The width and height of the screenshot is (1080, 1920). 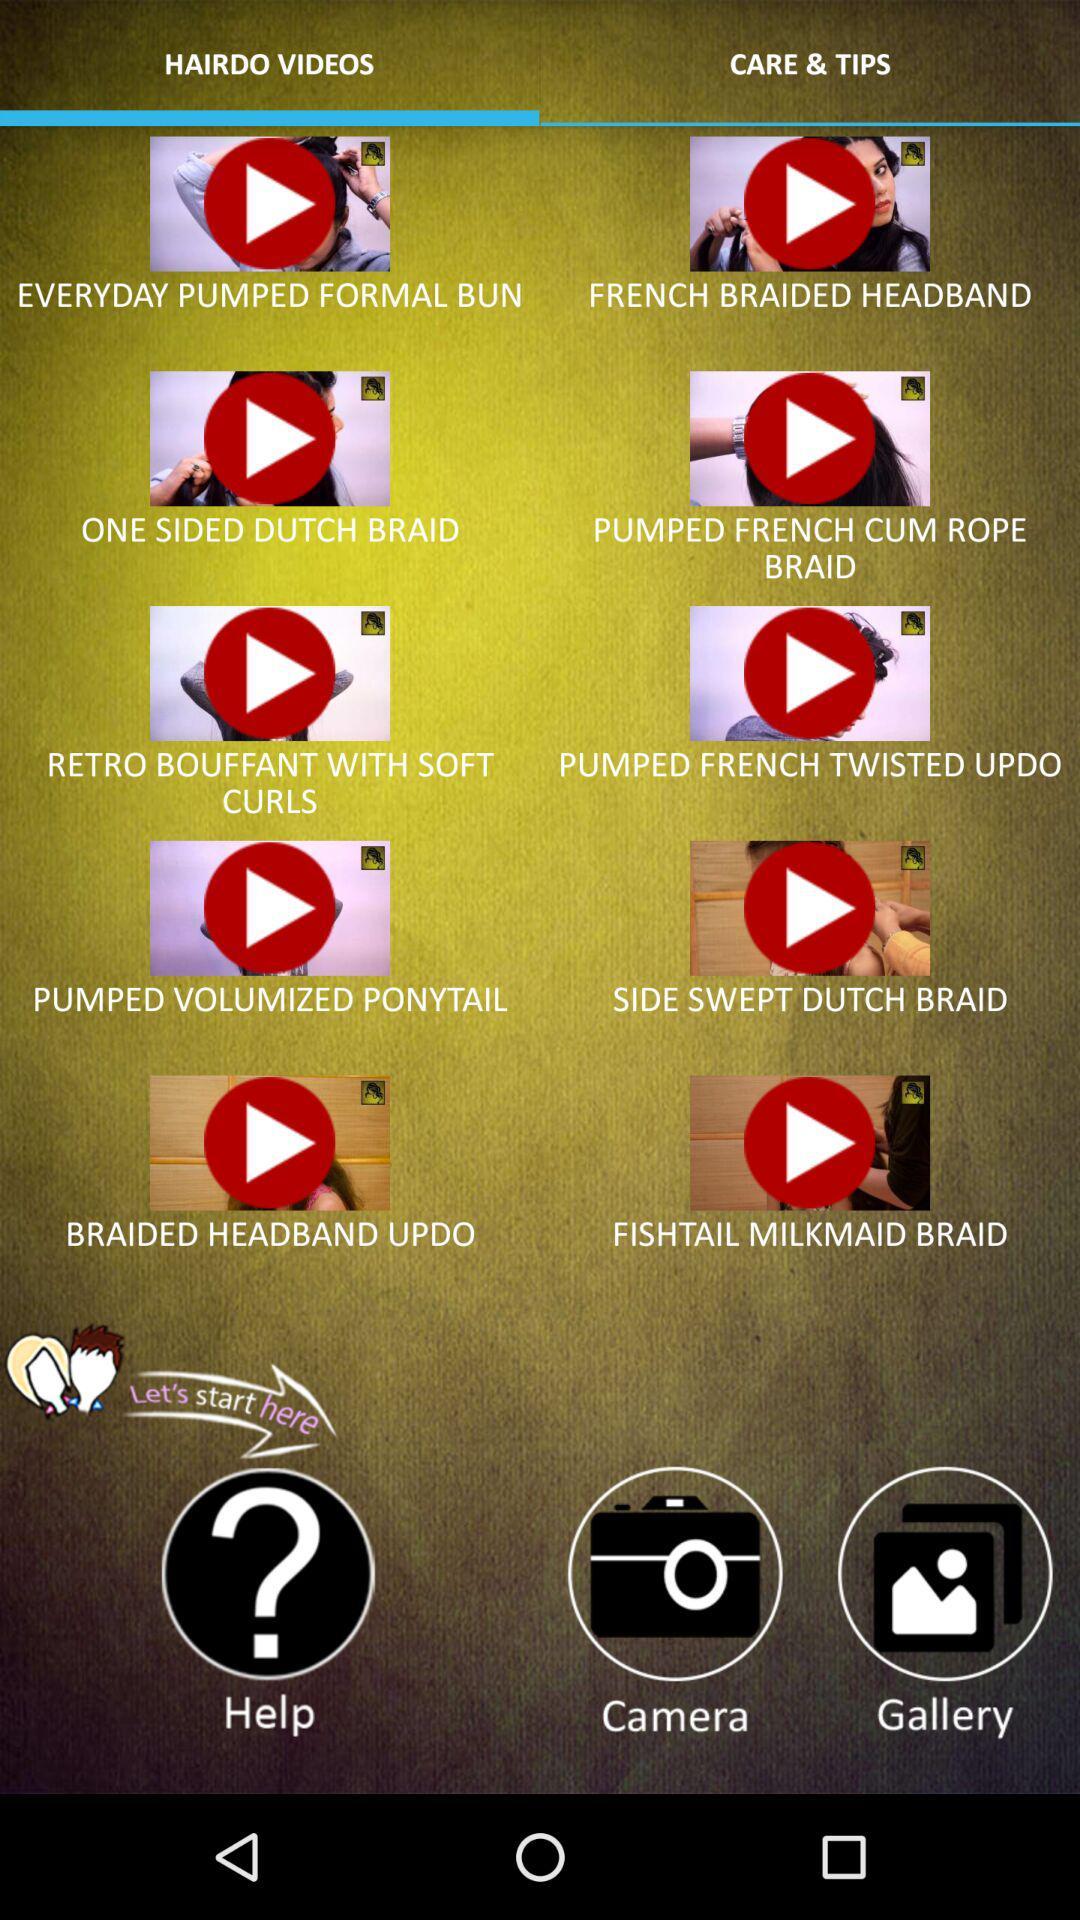 What do you see at coordinates (268, 1603) in the screenshot?
I see `help more information` at bounding box center [268, 1603].